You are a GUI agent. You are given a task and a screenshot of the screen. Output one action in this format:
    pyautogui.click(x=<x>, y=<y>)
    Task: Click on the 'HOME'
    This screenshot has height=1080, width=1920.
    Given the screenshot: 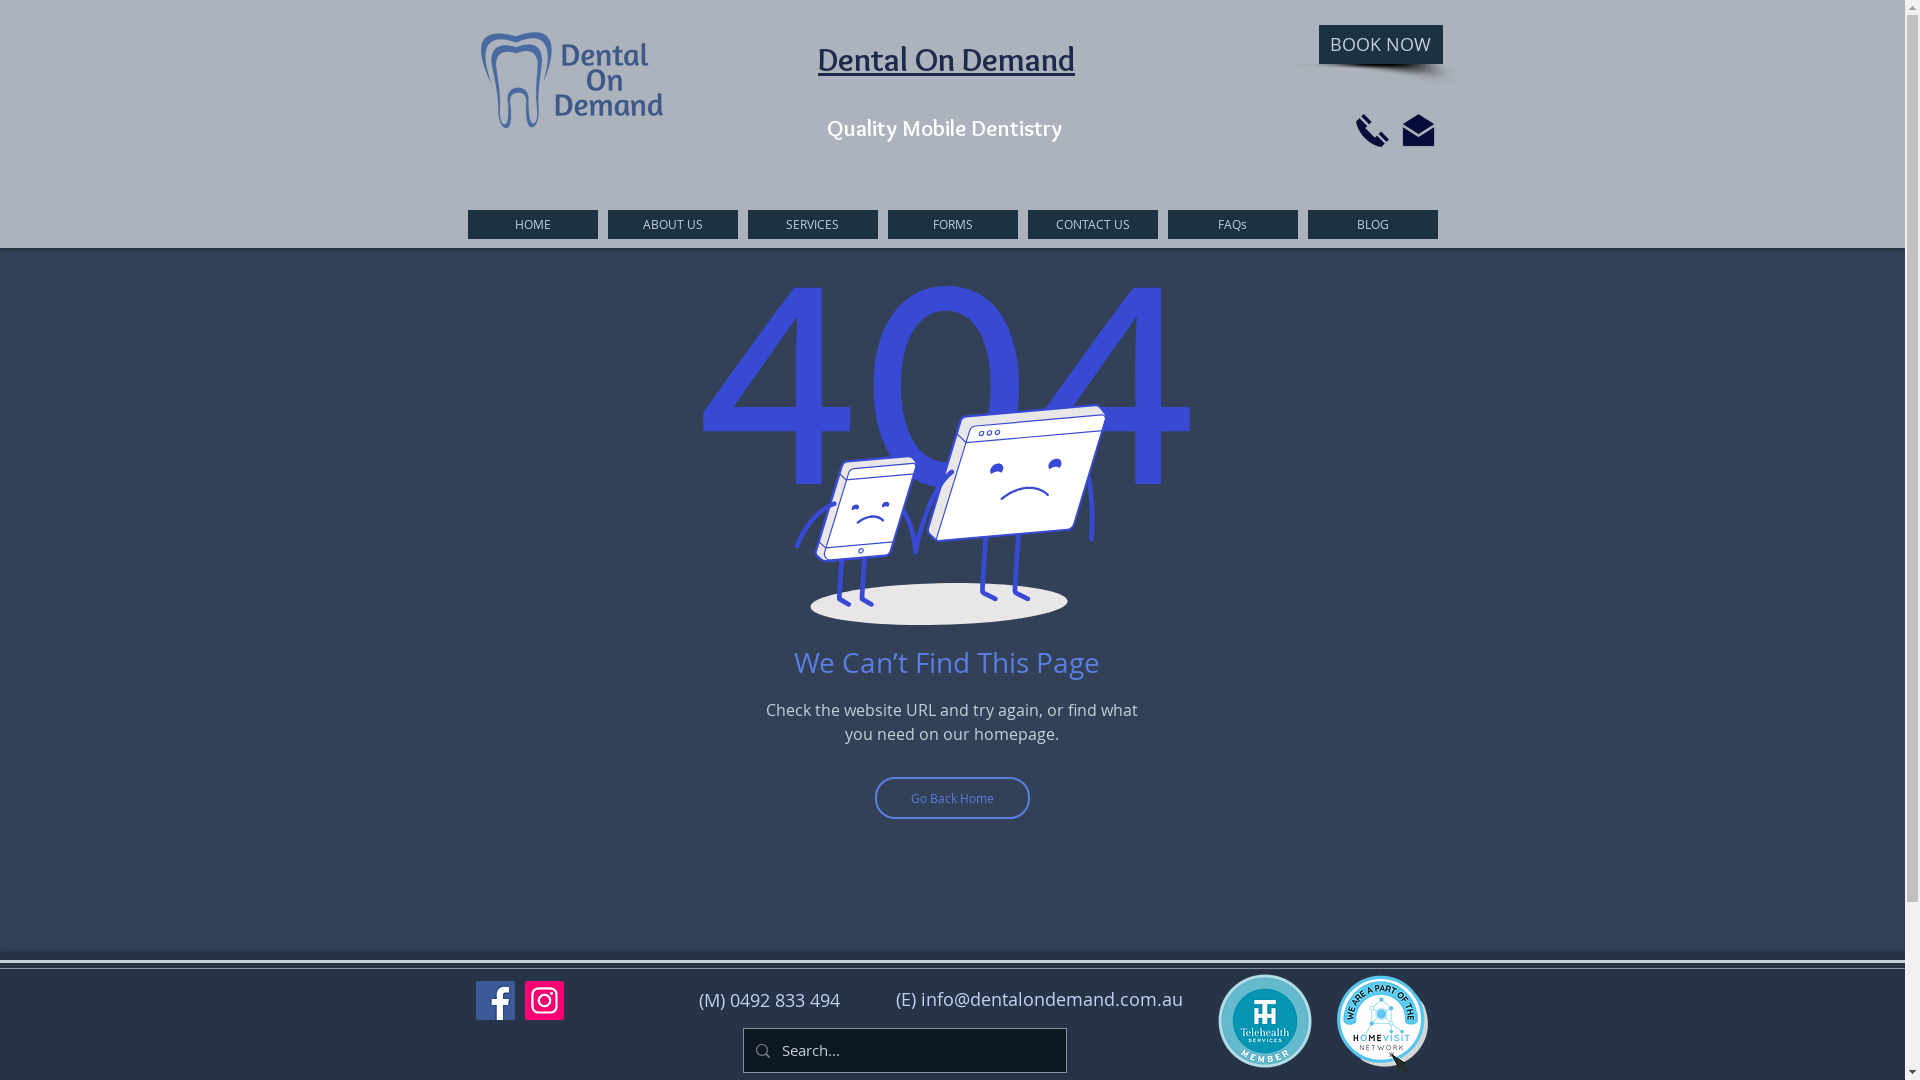 What is the action you would take?
    pyautogui.click(x=532, y=224)
    